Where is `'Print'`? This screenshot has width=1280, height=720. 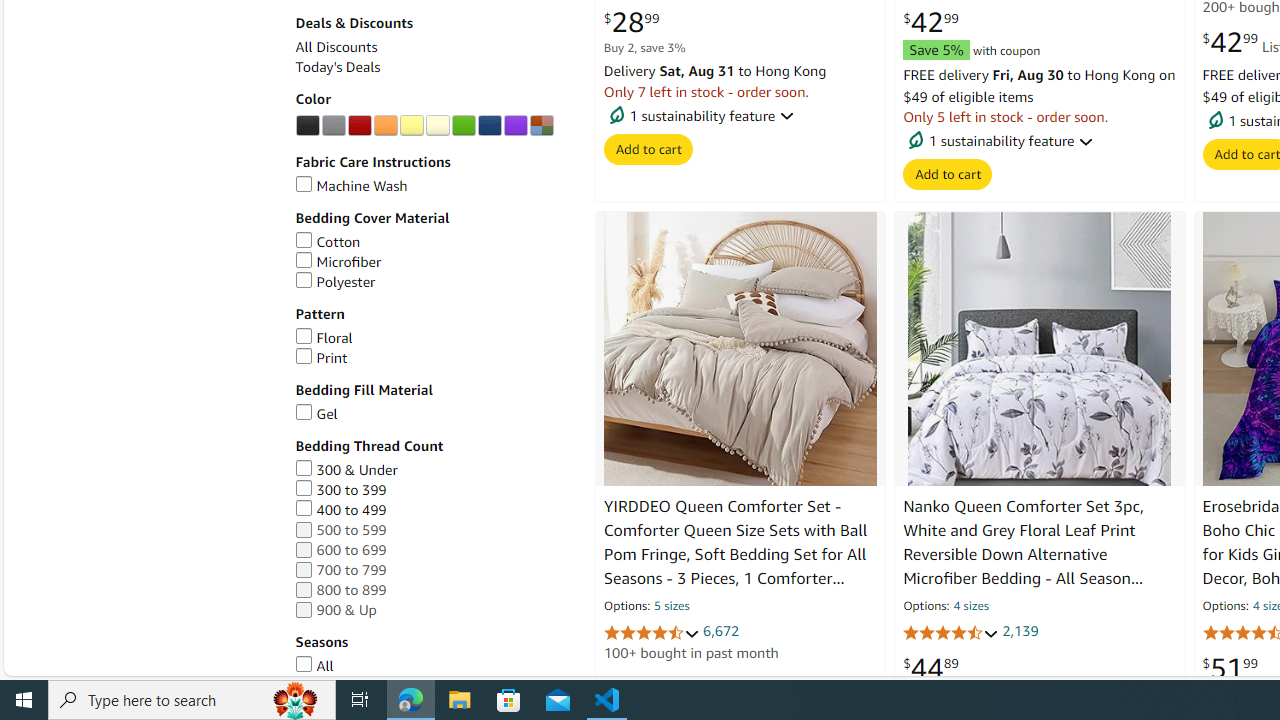
'Print' is located at coordinates (321, 356).